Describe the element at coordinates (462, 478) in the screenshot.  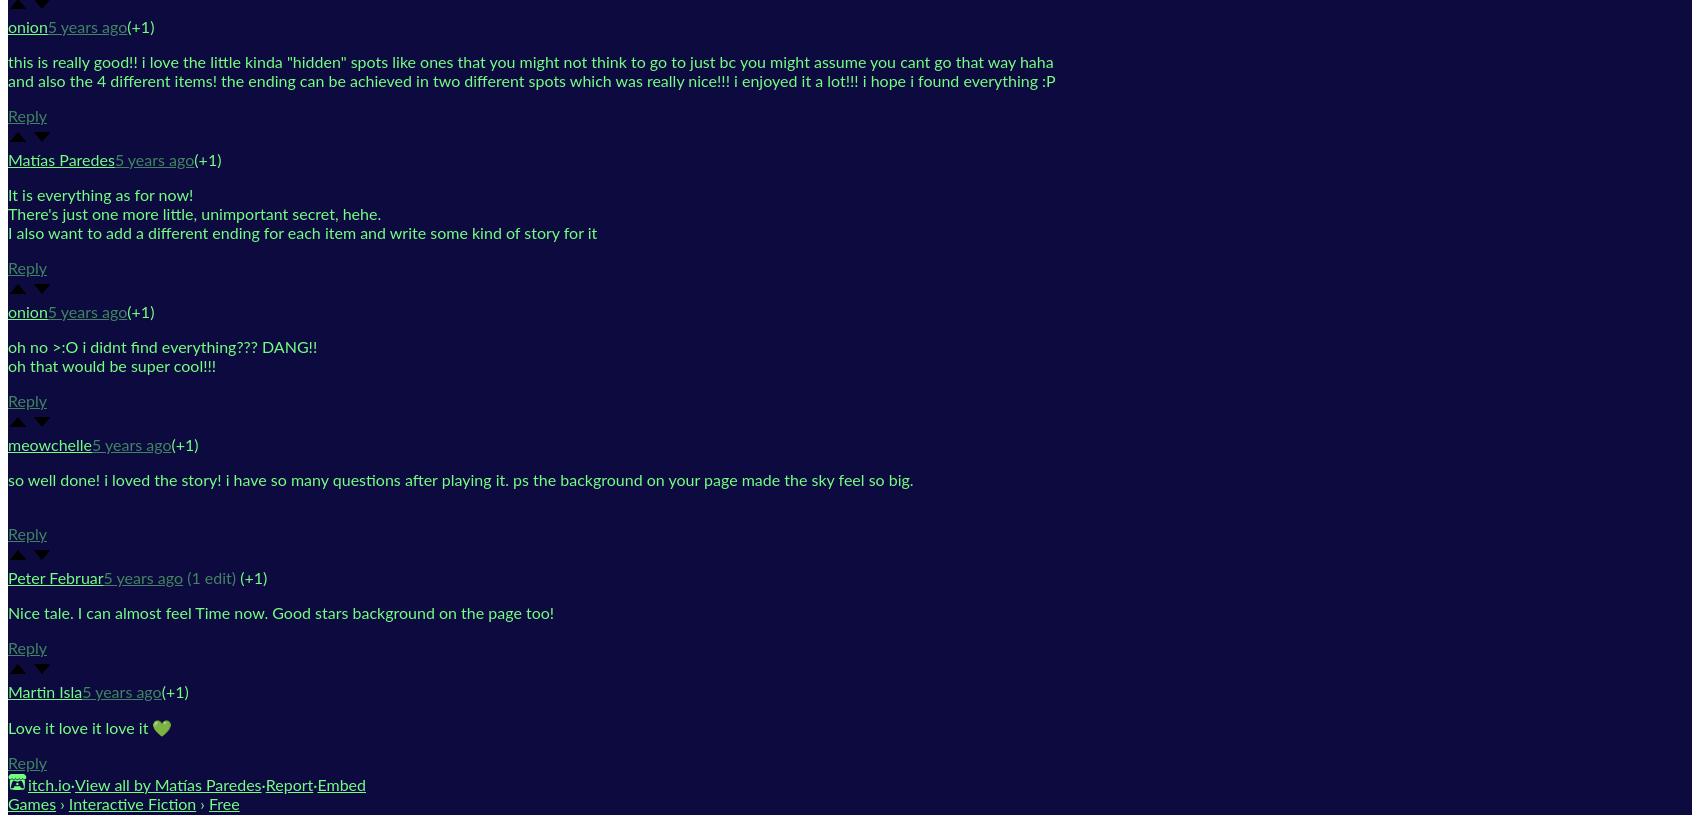
I see `'so well done! i loved the story! i have so many questions after playing it. ps the background on your page made the sky feel so big.'` at that location.